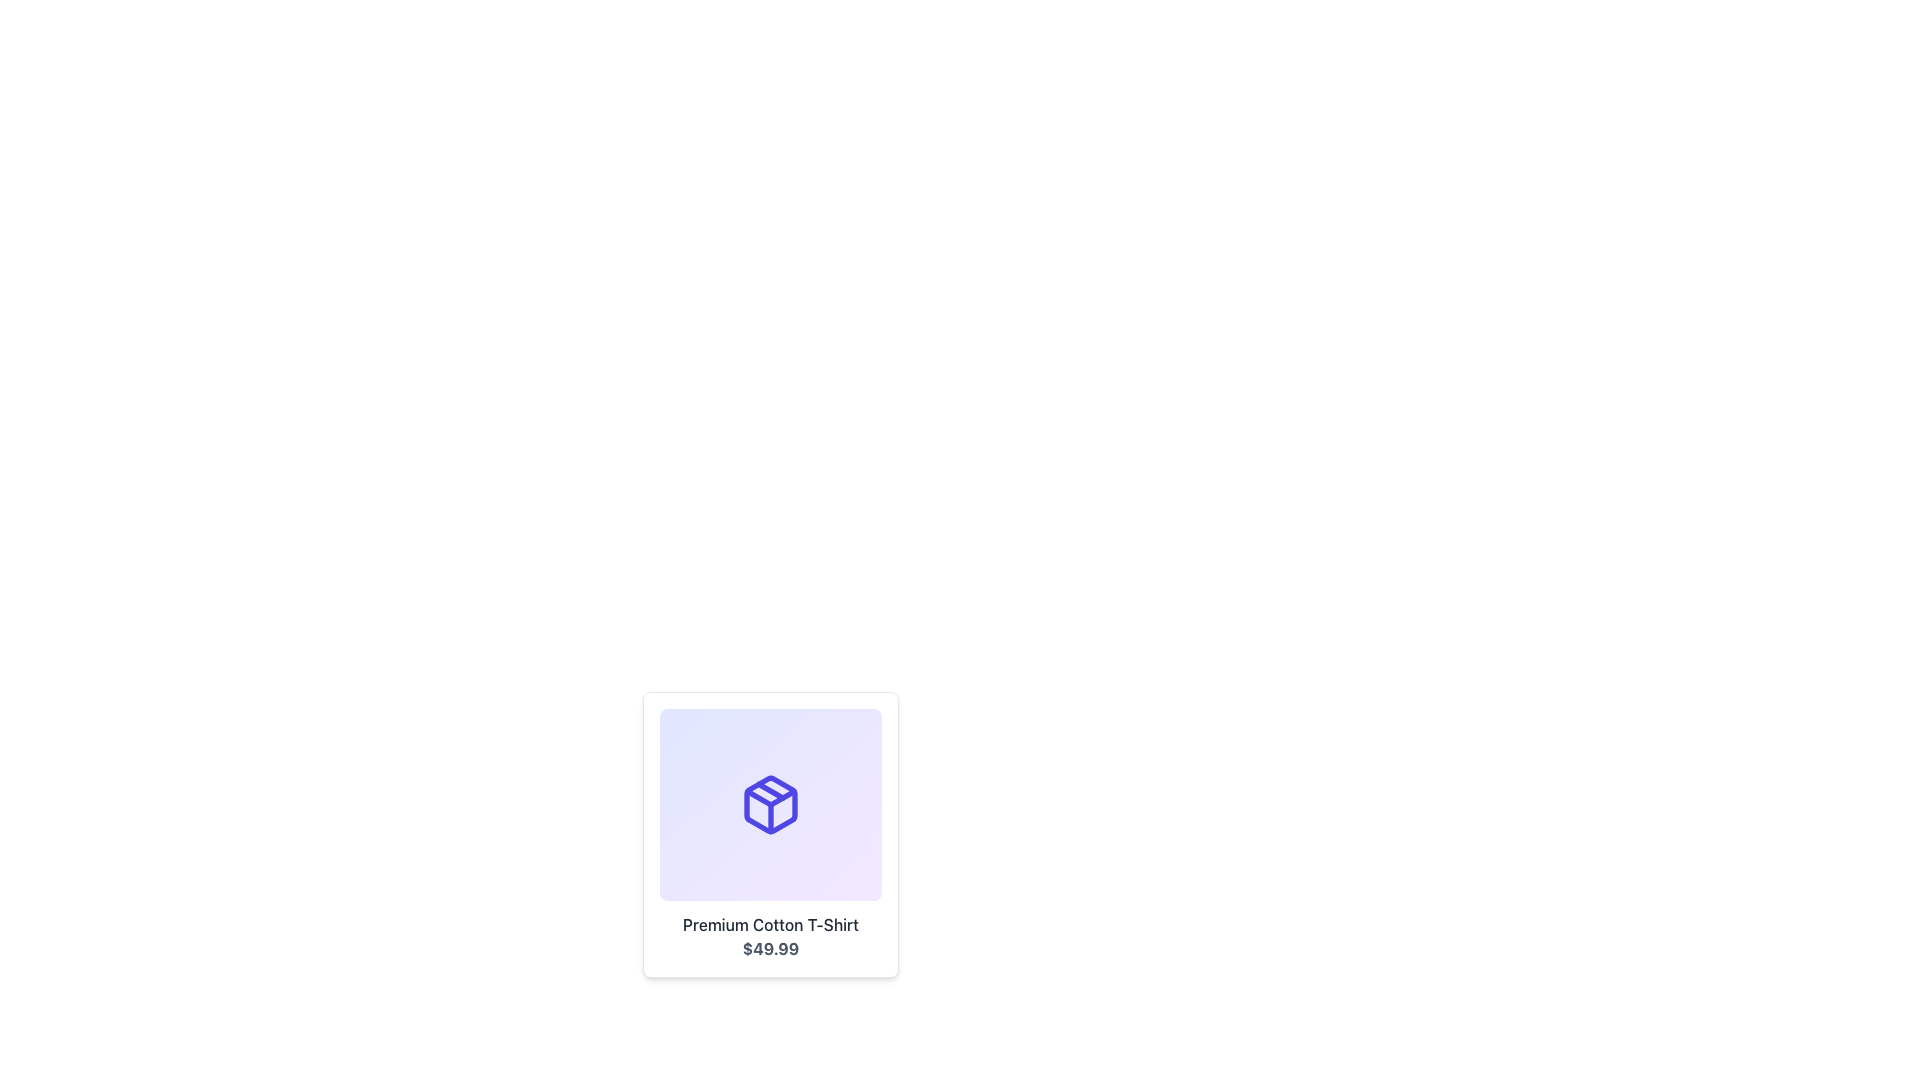  I want to click on price displayed in the text label located below the 'Premium Cotton T-Shirt' text within the card-style component, so click(770, 947).